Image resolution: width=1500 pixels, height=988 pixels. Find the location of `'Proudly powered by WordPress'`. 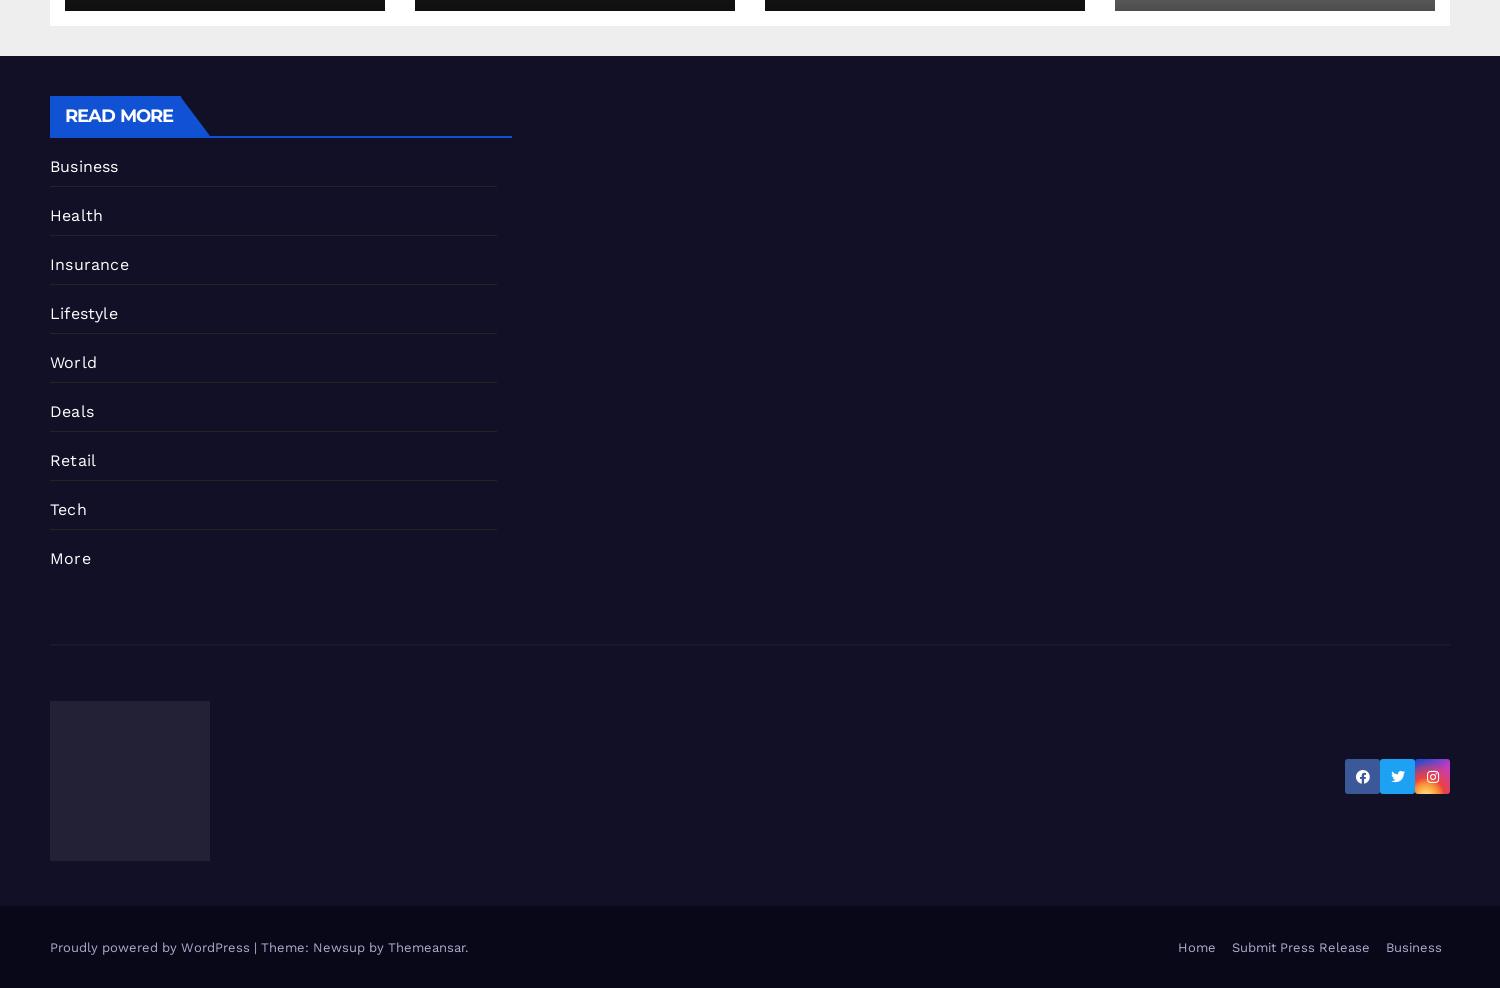

'Proudly powered by WordPress' is located at coordinates (151, 947).